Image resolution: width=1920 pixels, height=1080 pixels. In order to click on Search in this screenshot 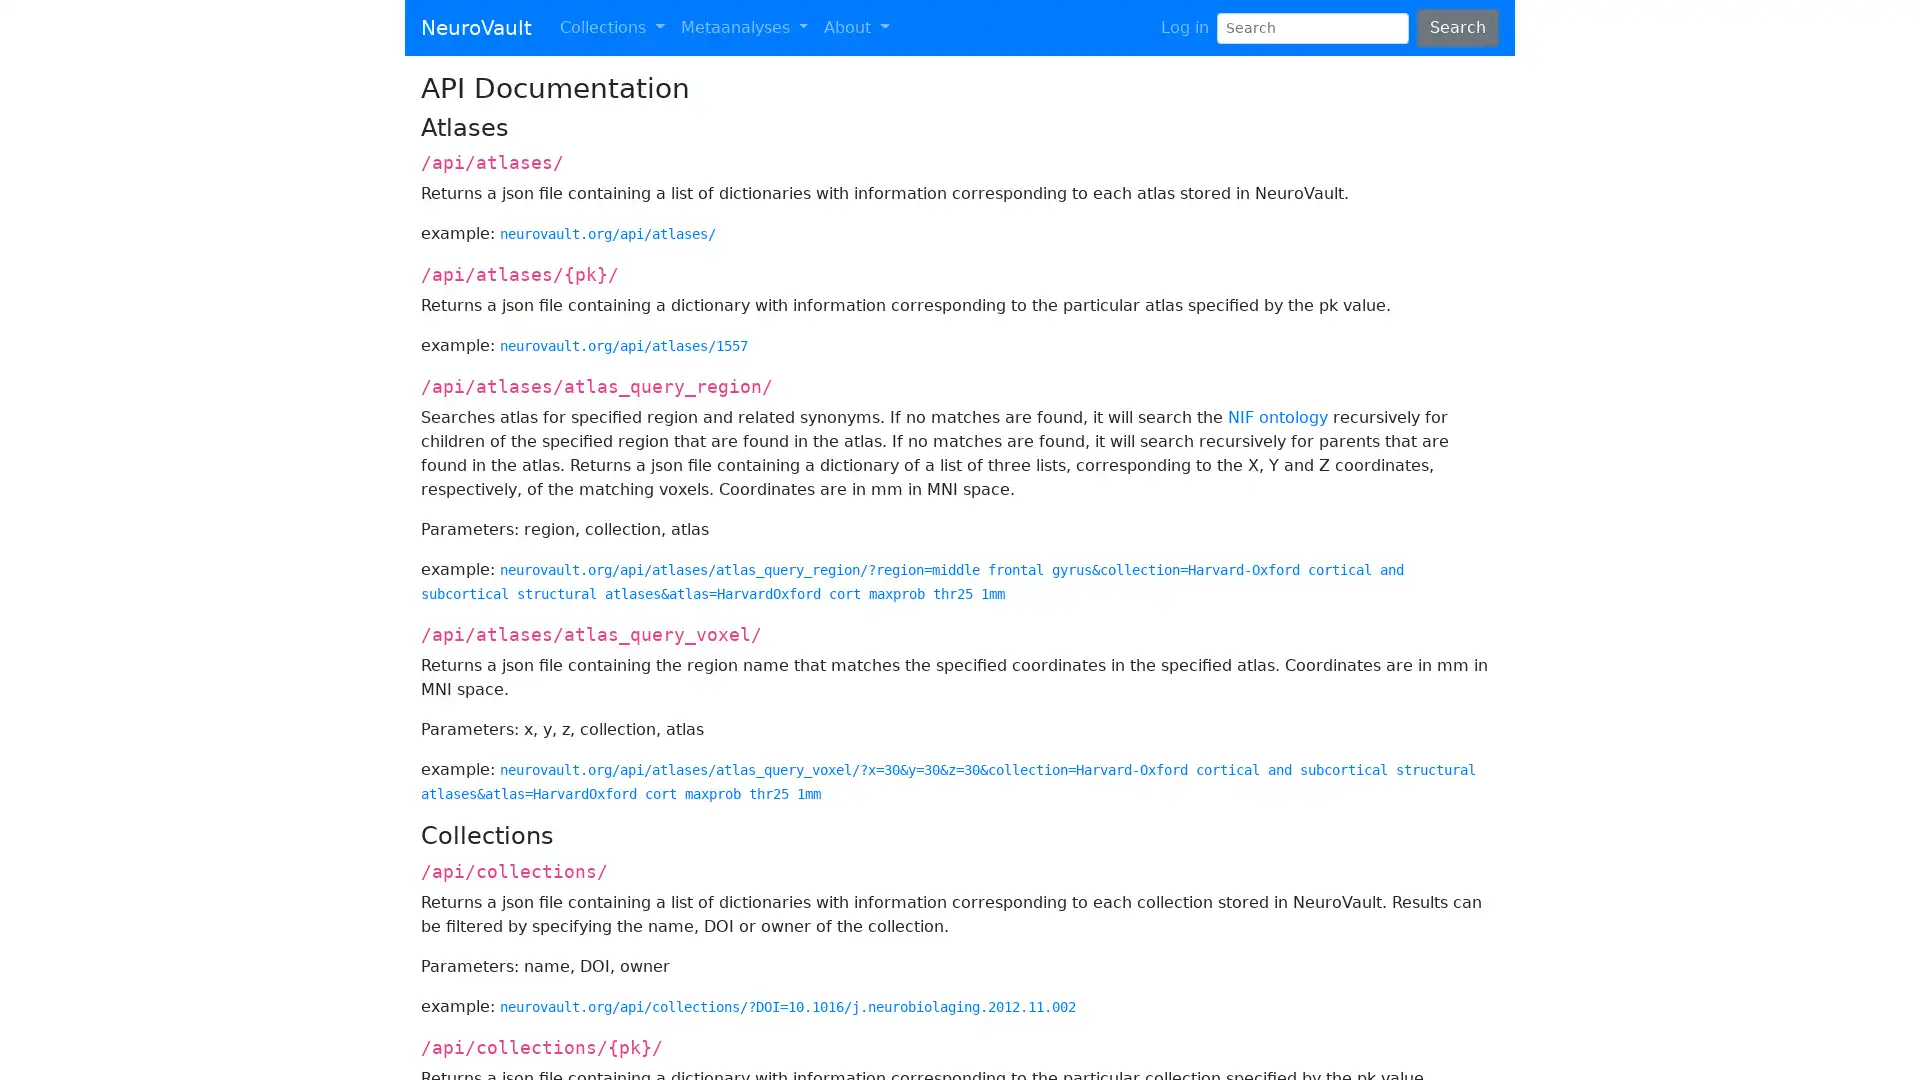, I will do `click(1457, 27)`.